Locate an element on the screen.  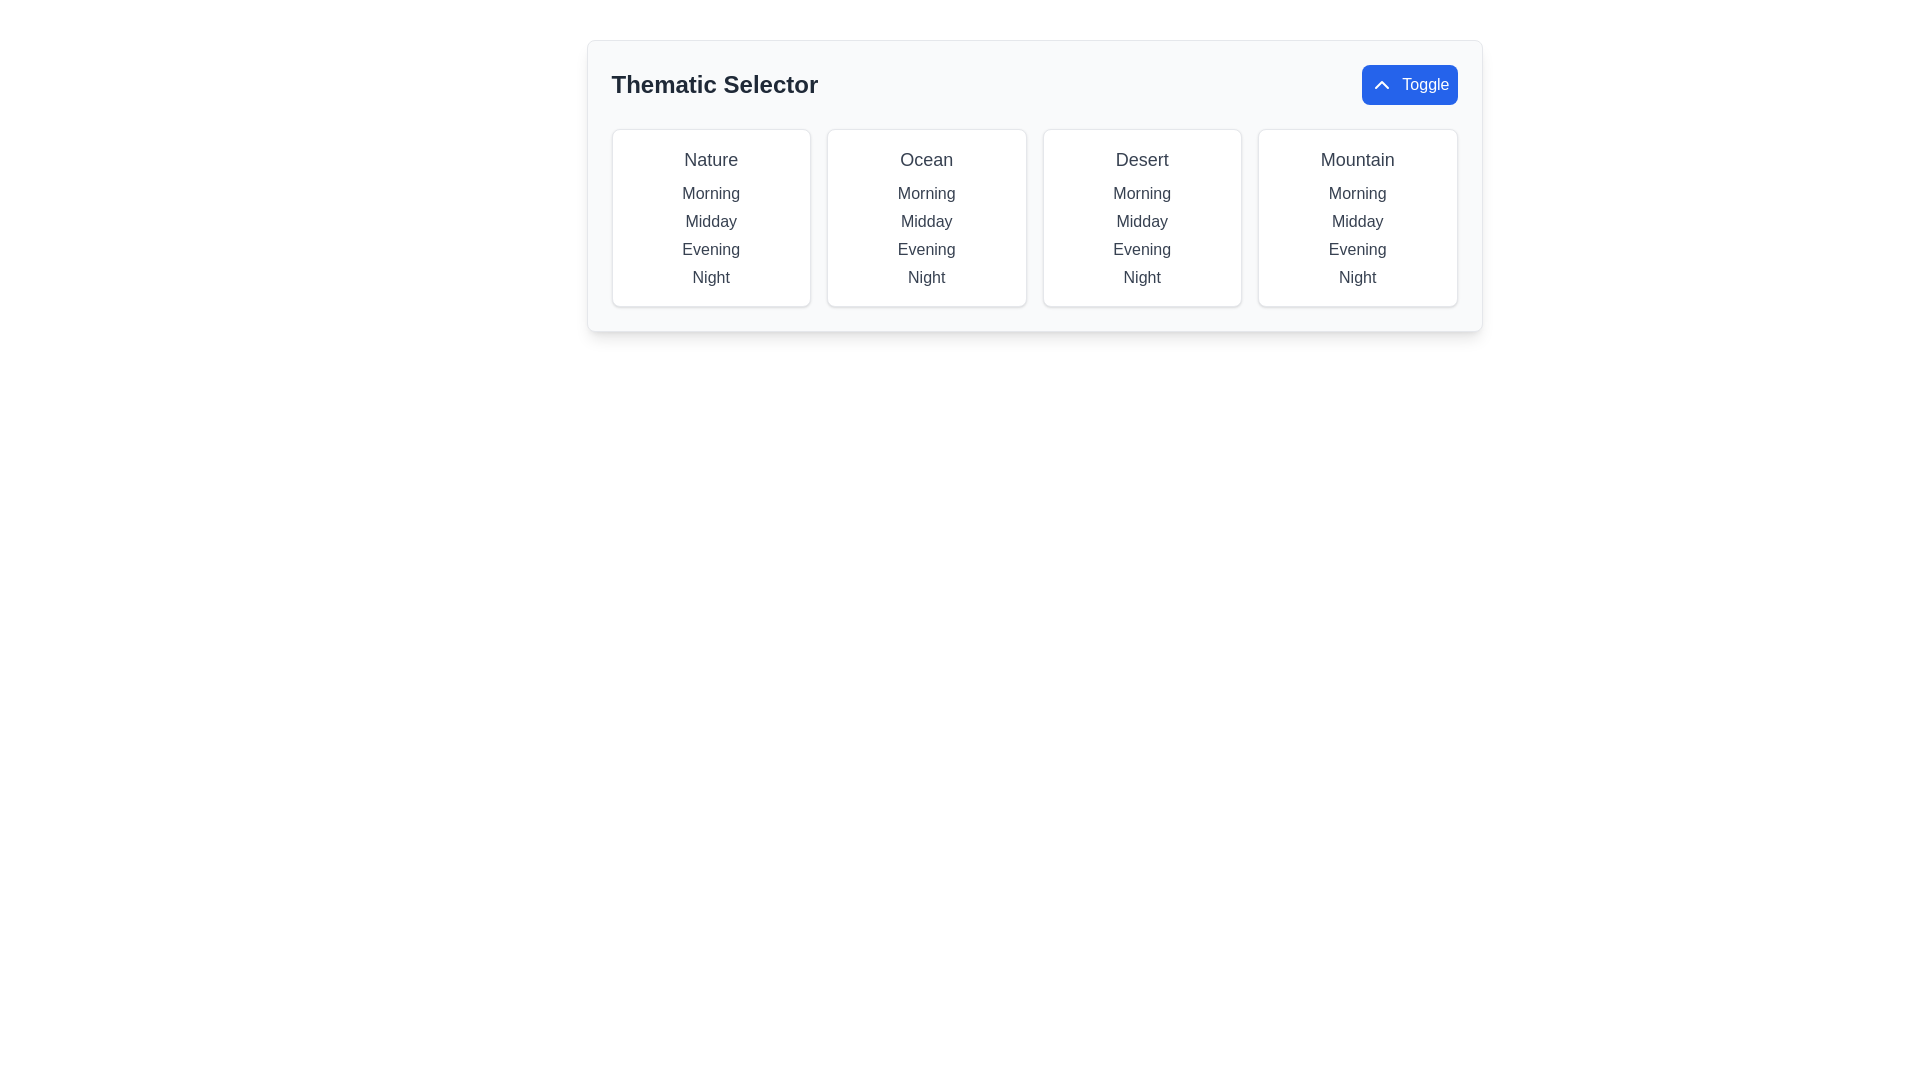
the 'Evening' text label, which is the third entry in the vertical list under the heading 'Nature.' is located at coordinates (711, 249).